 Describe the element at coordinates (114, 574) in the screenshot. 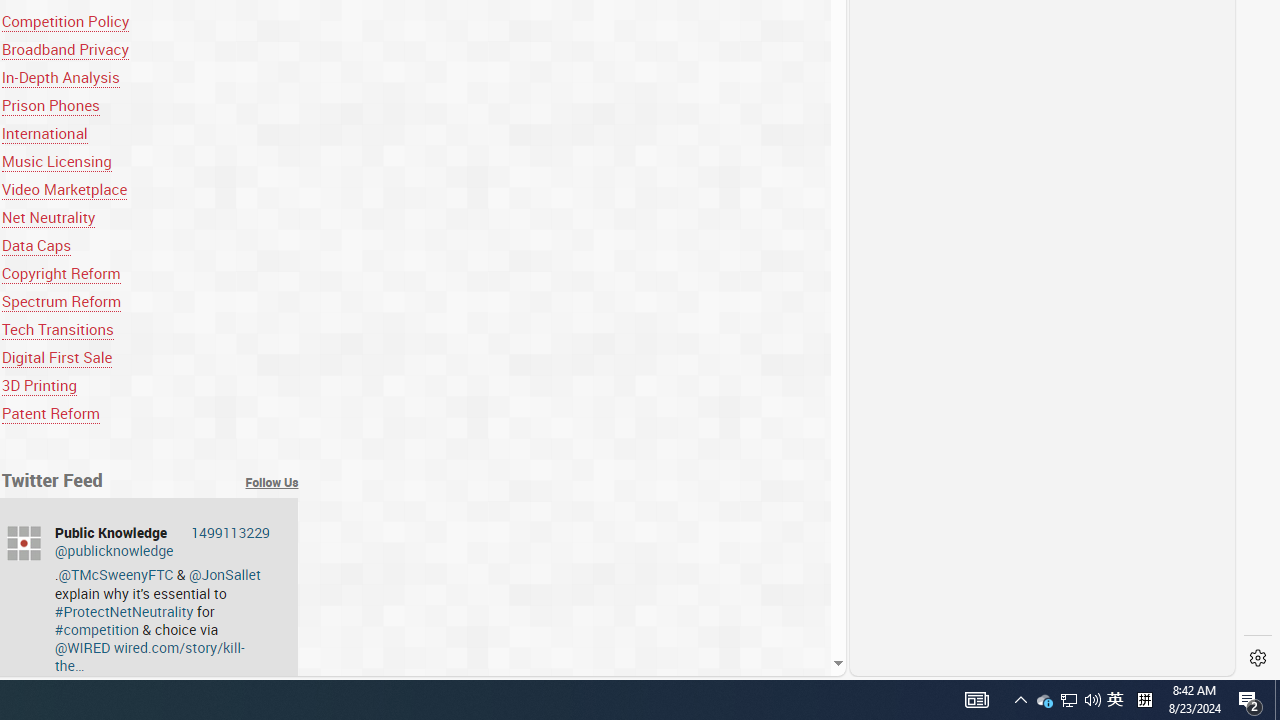

I see `'@TMcSweenyFTC'` at that location.